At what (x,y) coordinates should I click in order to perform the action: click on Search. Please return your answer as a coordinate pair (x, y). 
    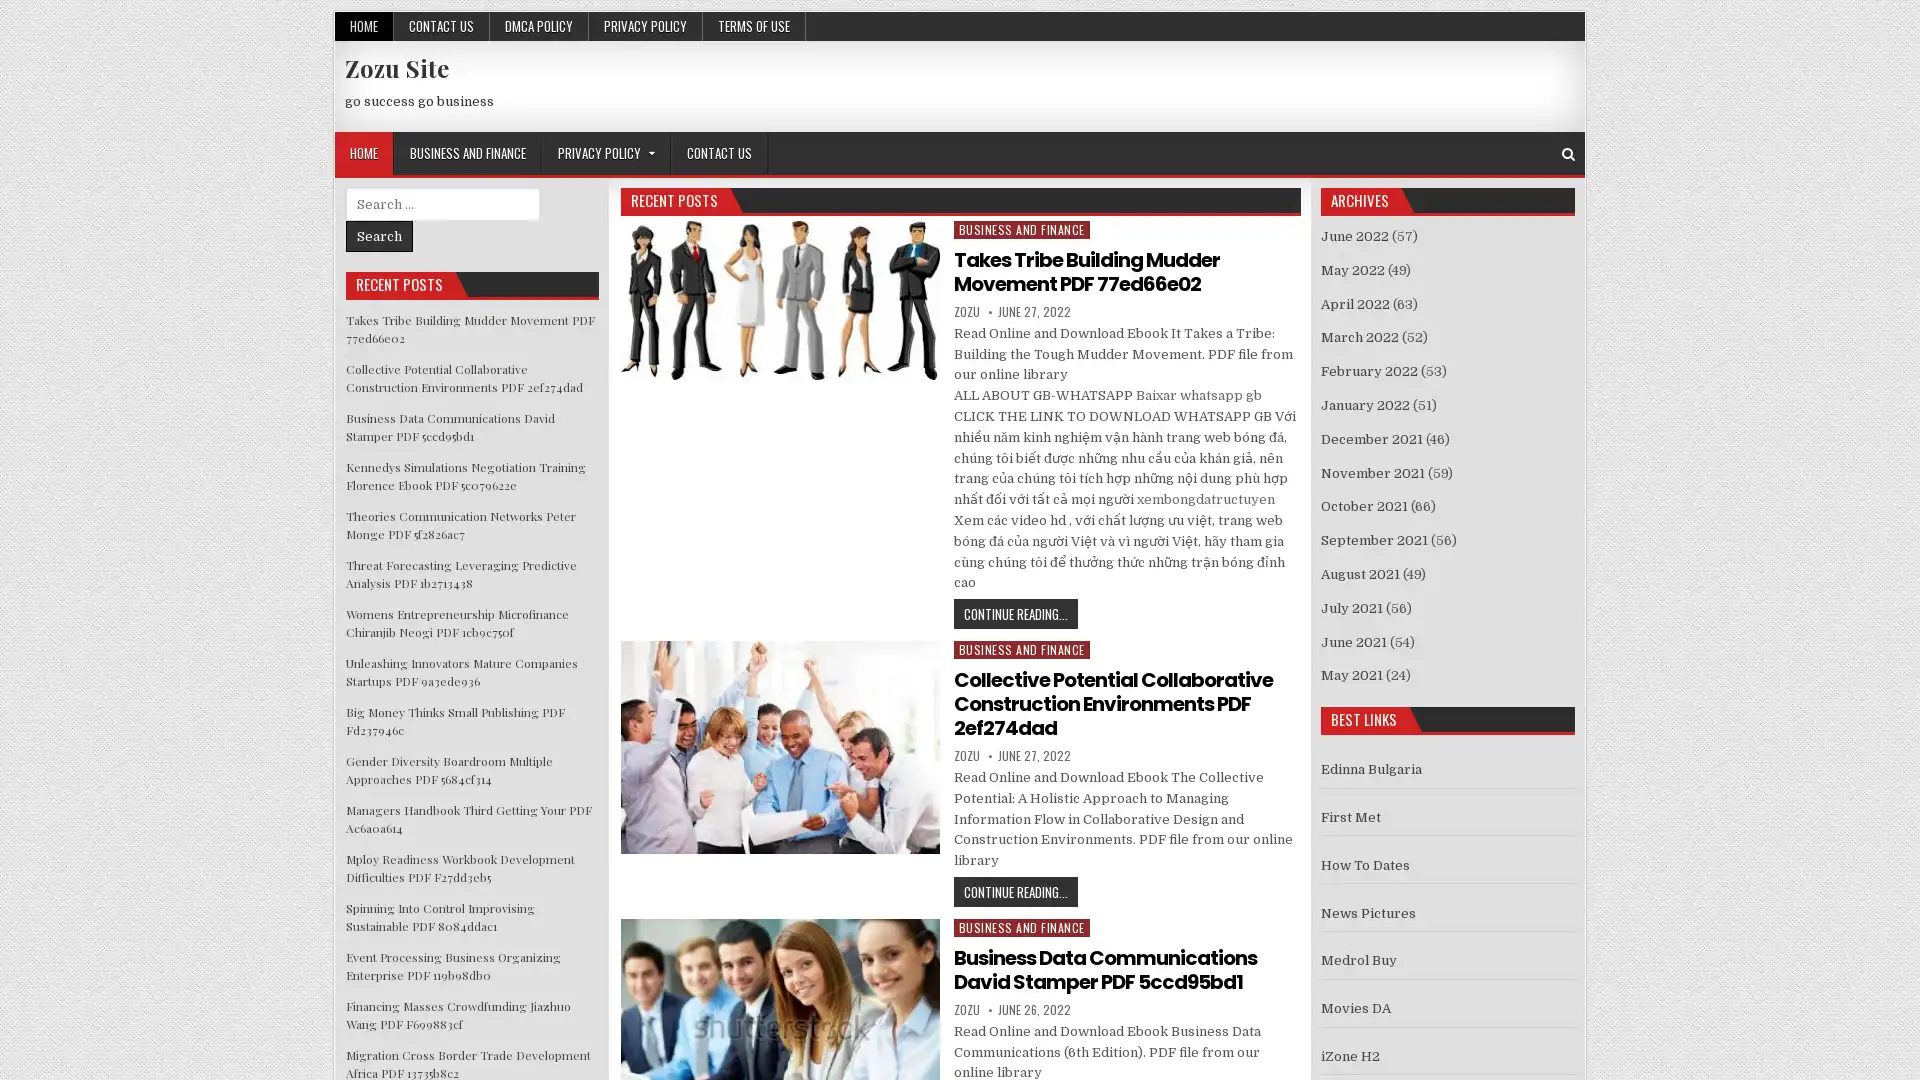
    Looking at the image, I should click on (378, 235).